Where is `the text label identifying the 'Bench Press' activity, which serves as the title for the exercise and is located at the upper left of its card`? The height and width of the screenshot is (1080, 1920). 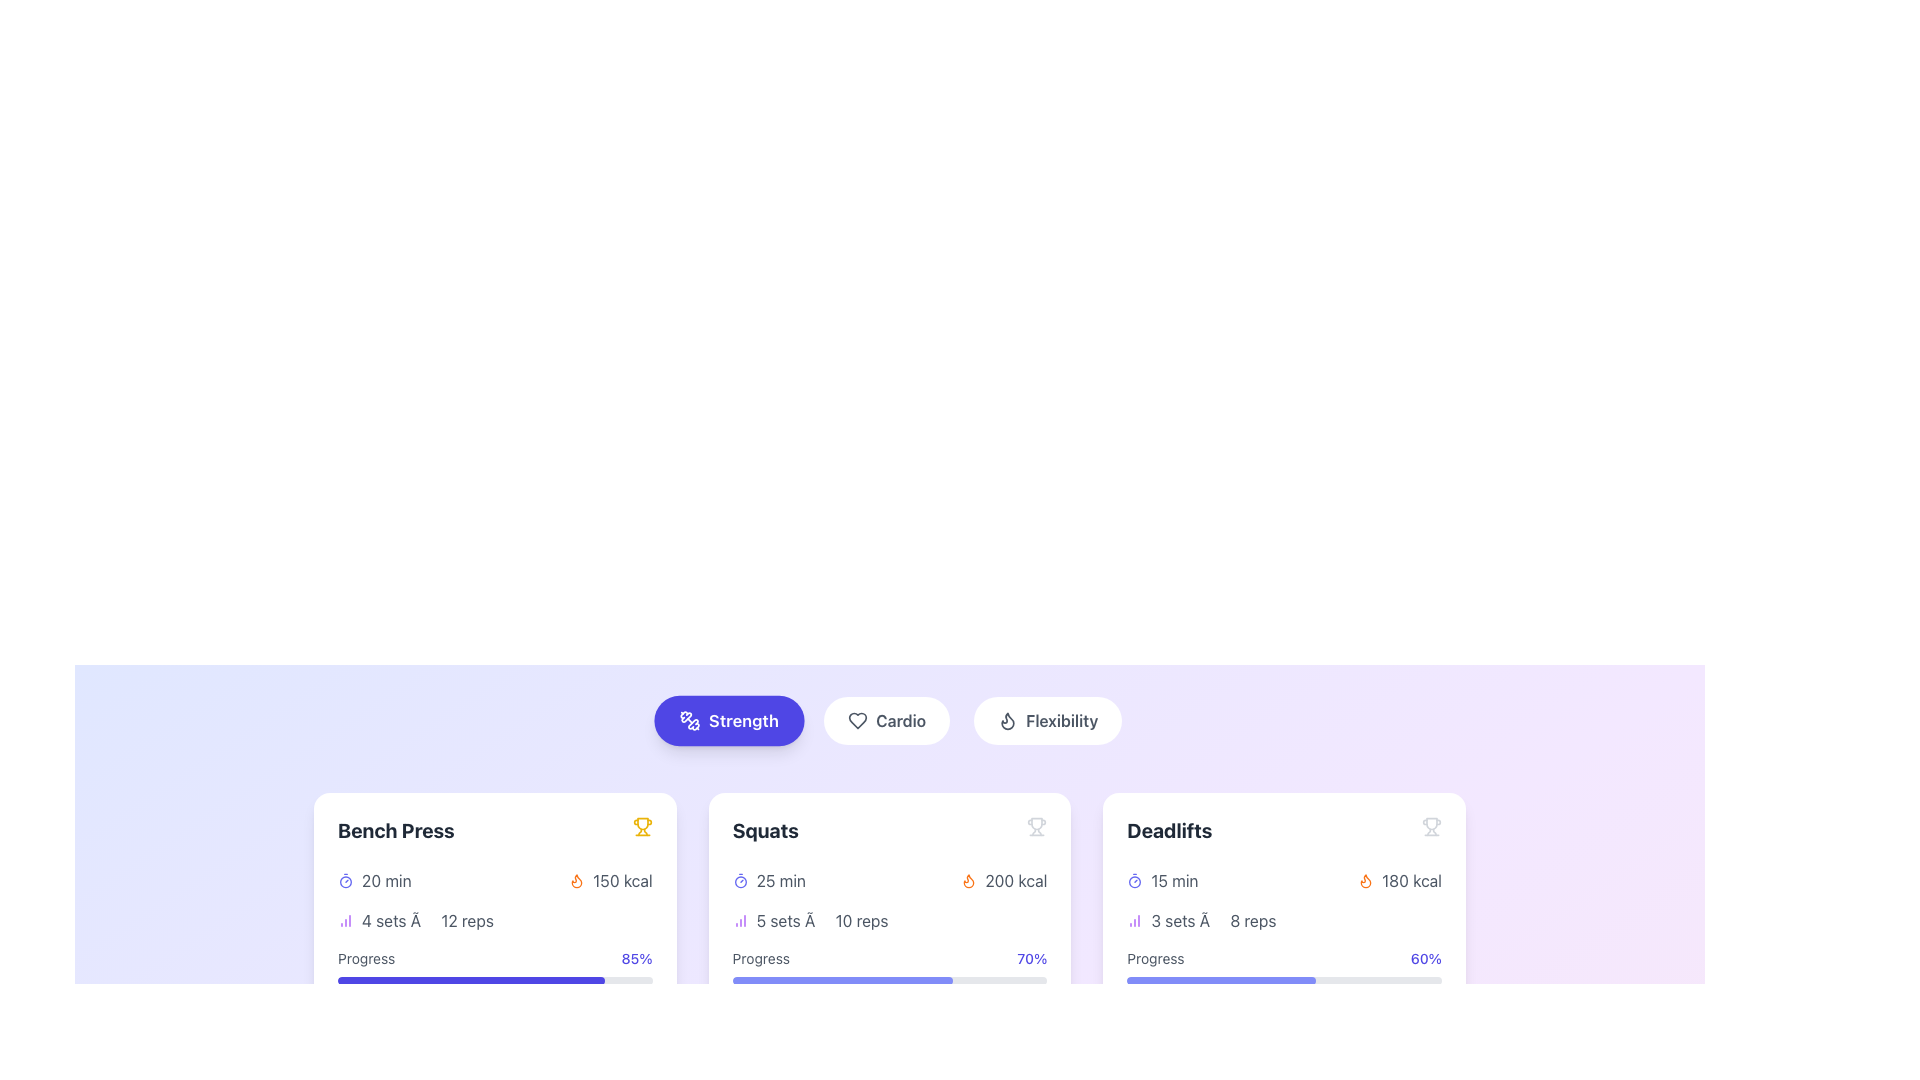 the text label identifying the 'Bench Press' activity, which serves as the title for the exercise and is located at the upper left of its card is located at coordinates (396, 830).